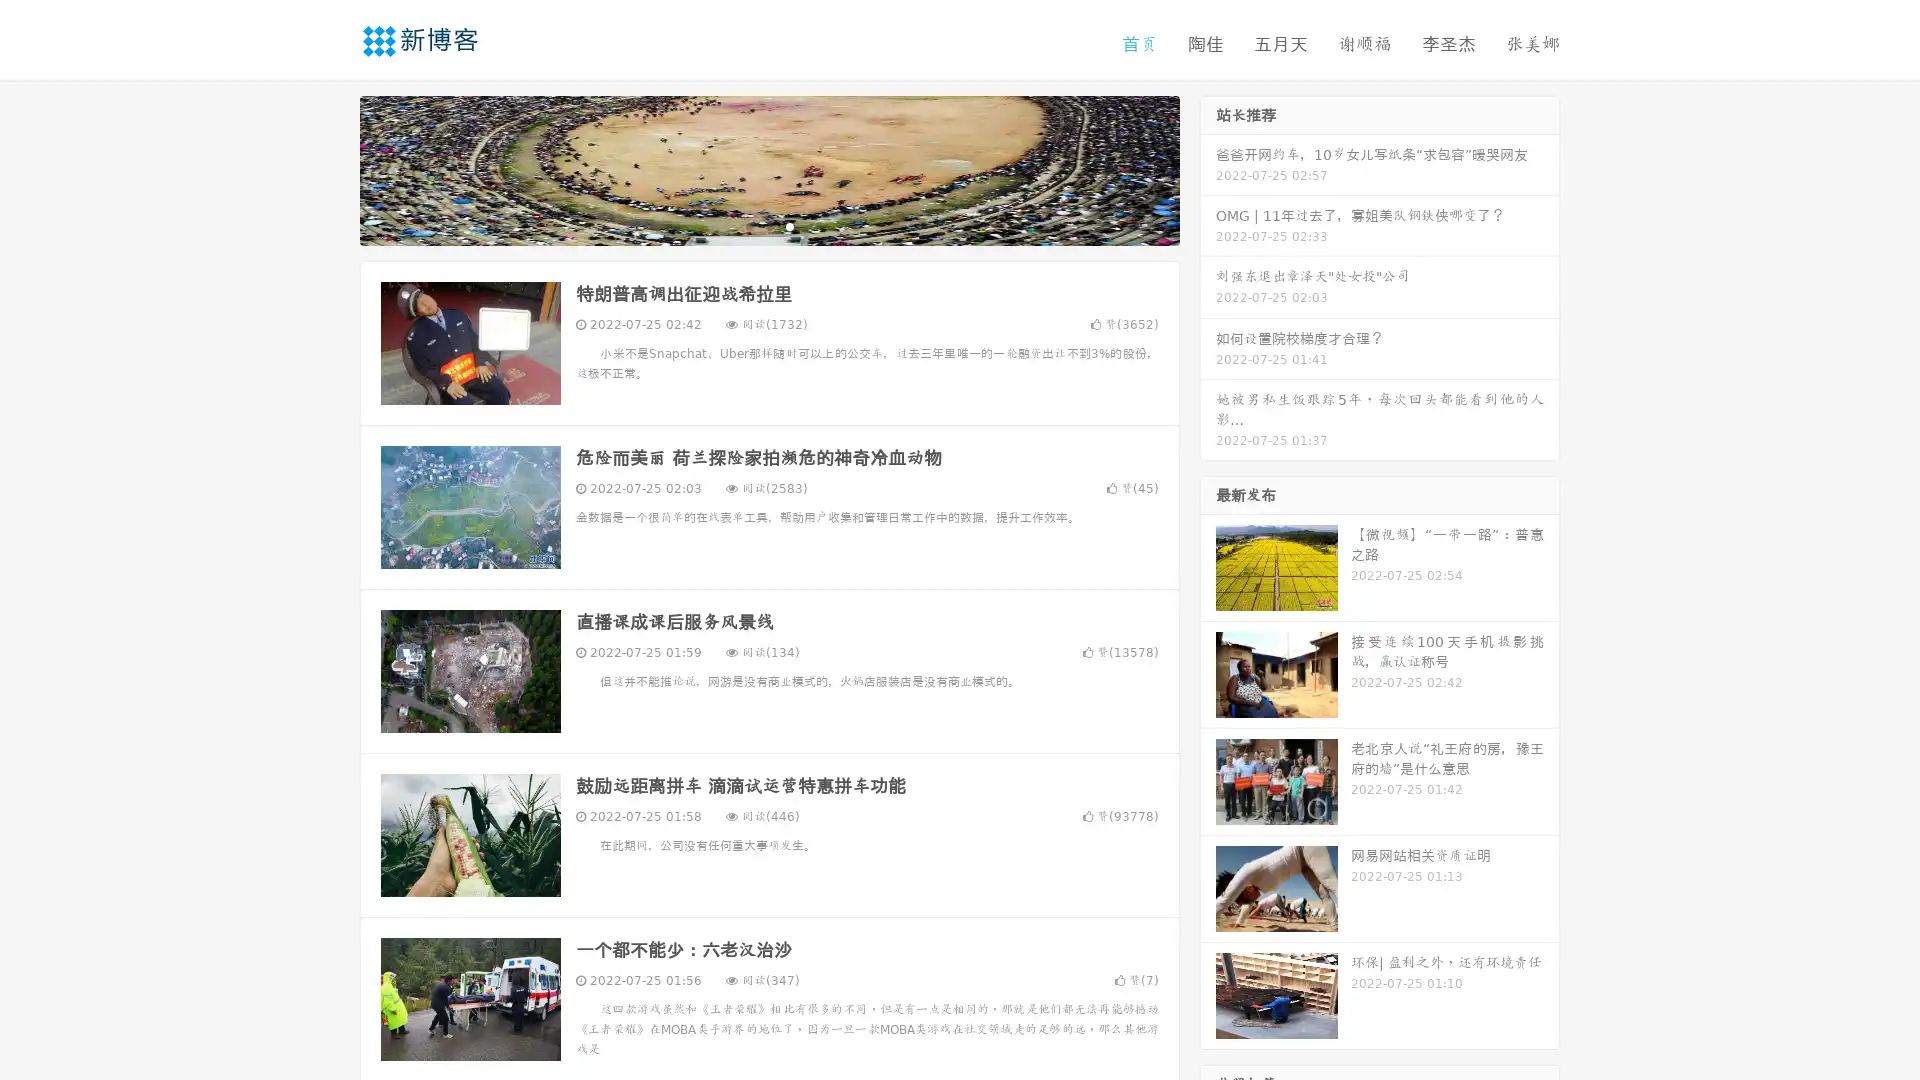 The height and width of the screenshot is (1080, 1920). I want to click on Go to slide 1, so click(748, 225).